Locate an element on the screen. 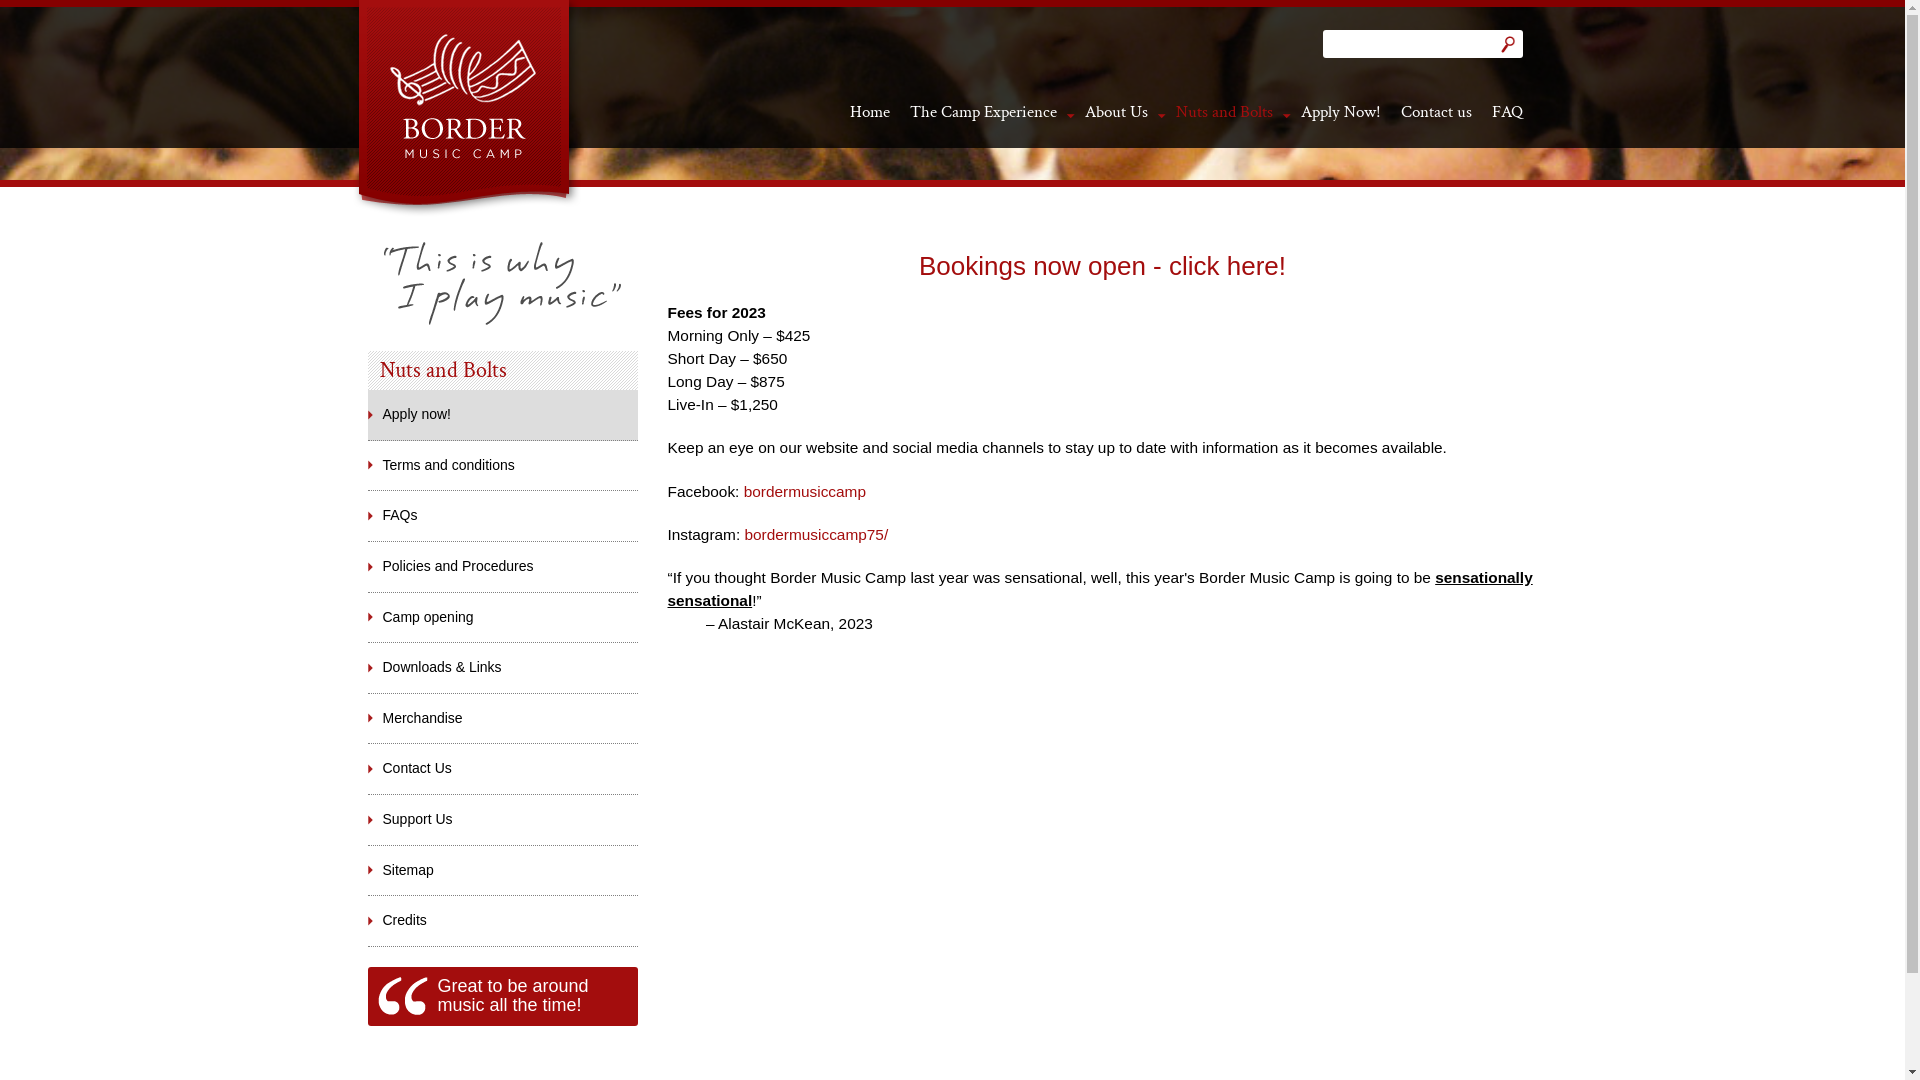 This screenshot has height=1080, width=1920. 'Go' is located at coordinates (1507, 43).